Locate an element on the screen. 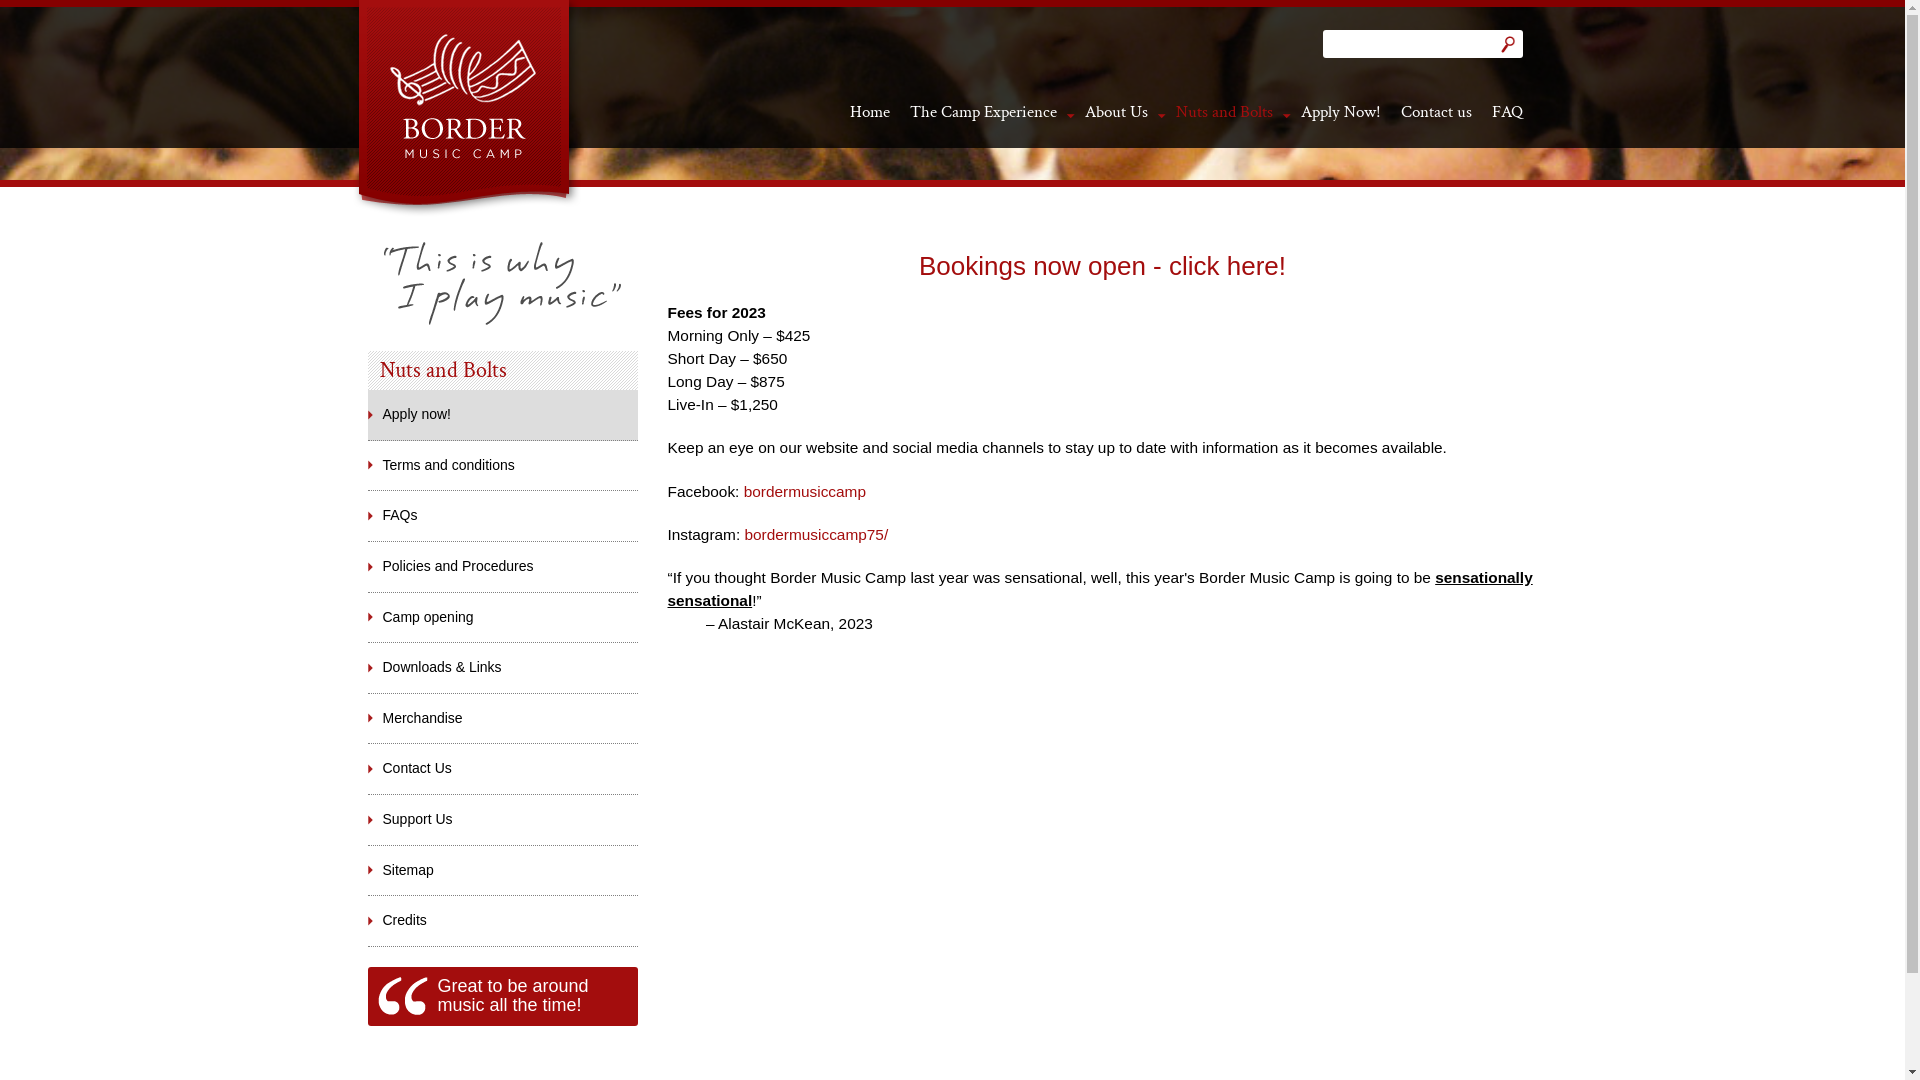 This screenshot has height=1080, width=1920. 'Go' is located at coordinates (1507, 43).